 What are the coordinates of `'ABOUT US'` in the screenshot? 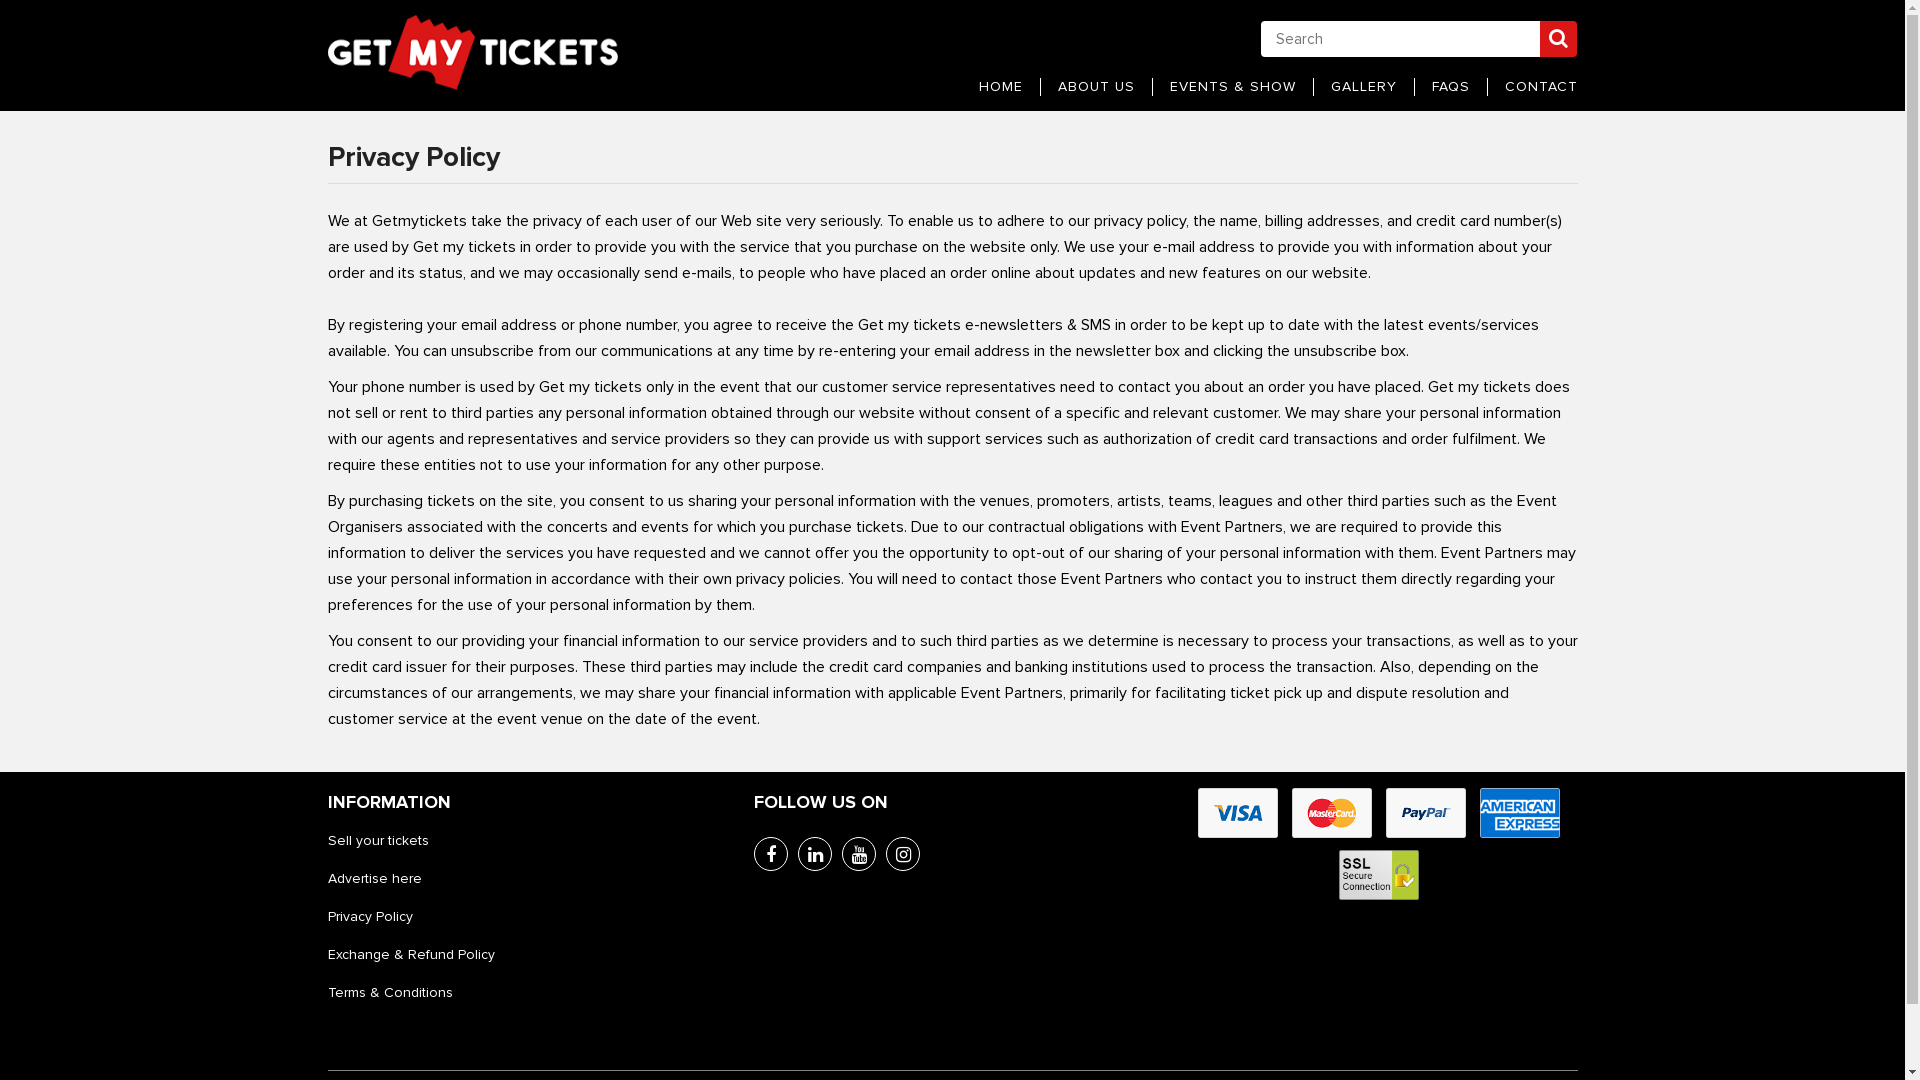 It's located at (1095, 86).